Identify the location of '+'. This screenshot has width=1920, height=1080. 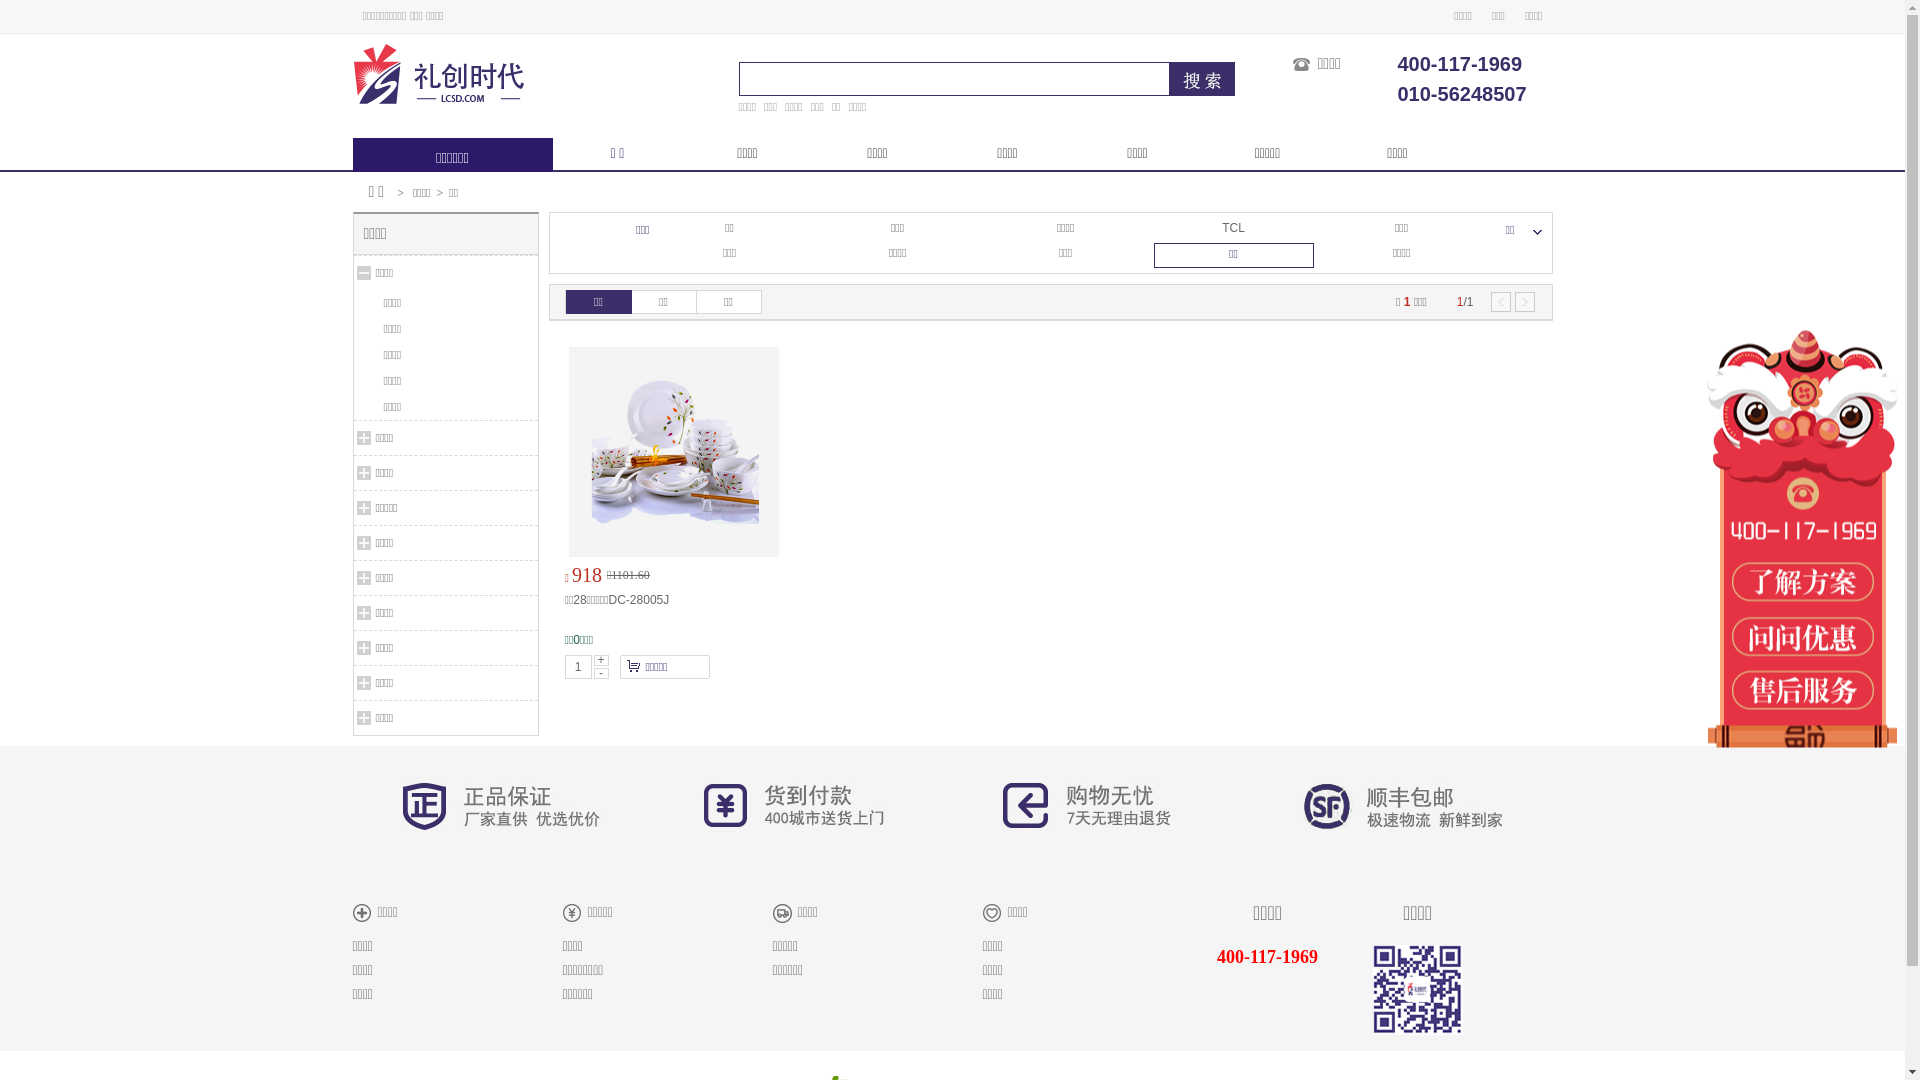
(593, 660).